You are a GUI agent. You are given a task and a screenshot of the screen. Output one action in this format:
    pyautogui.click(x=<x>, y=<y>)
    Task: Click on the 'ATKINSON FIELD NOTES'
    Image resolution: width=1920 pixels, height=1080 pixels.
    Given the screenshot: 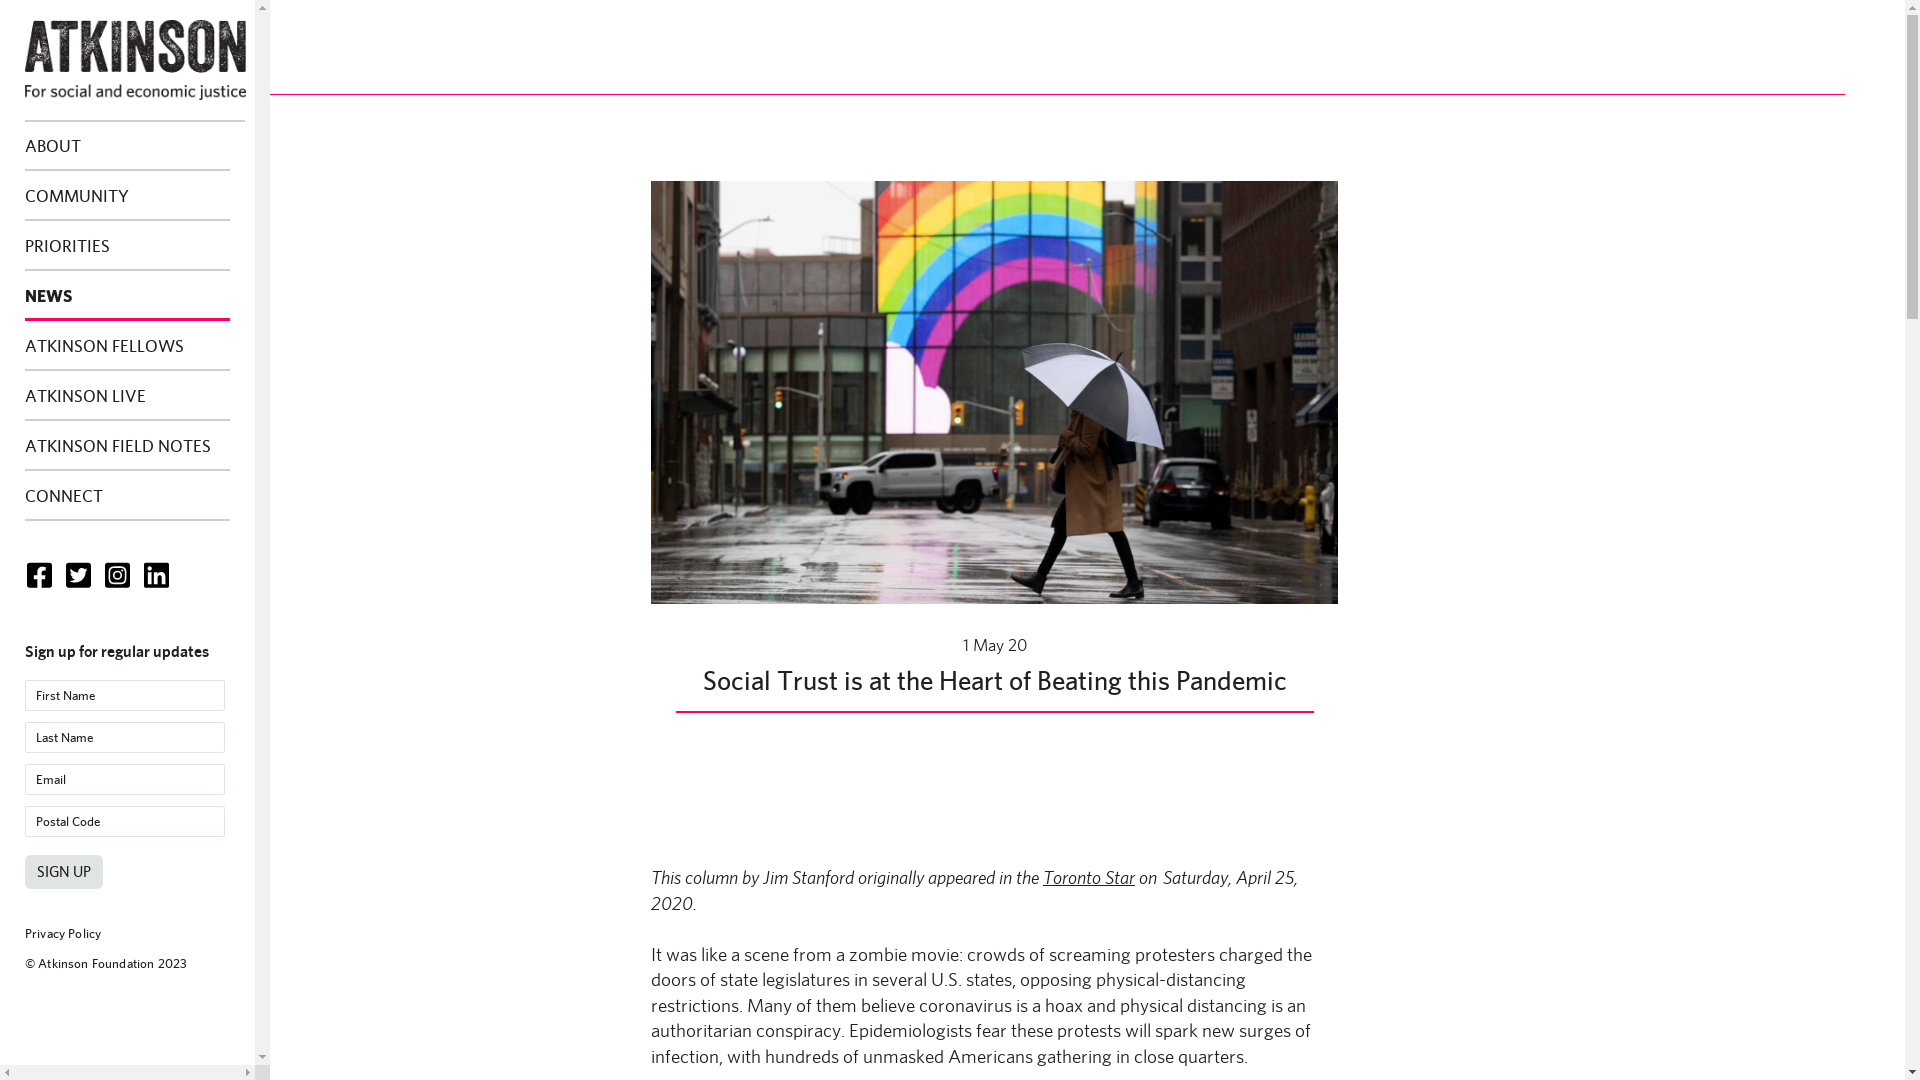 What is the action you would take?
    pyautogui.click(x=126, y=445)
    